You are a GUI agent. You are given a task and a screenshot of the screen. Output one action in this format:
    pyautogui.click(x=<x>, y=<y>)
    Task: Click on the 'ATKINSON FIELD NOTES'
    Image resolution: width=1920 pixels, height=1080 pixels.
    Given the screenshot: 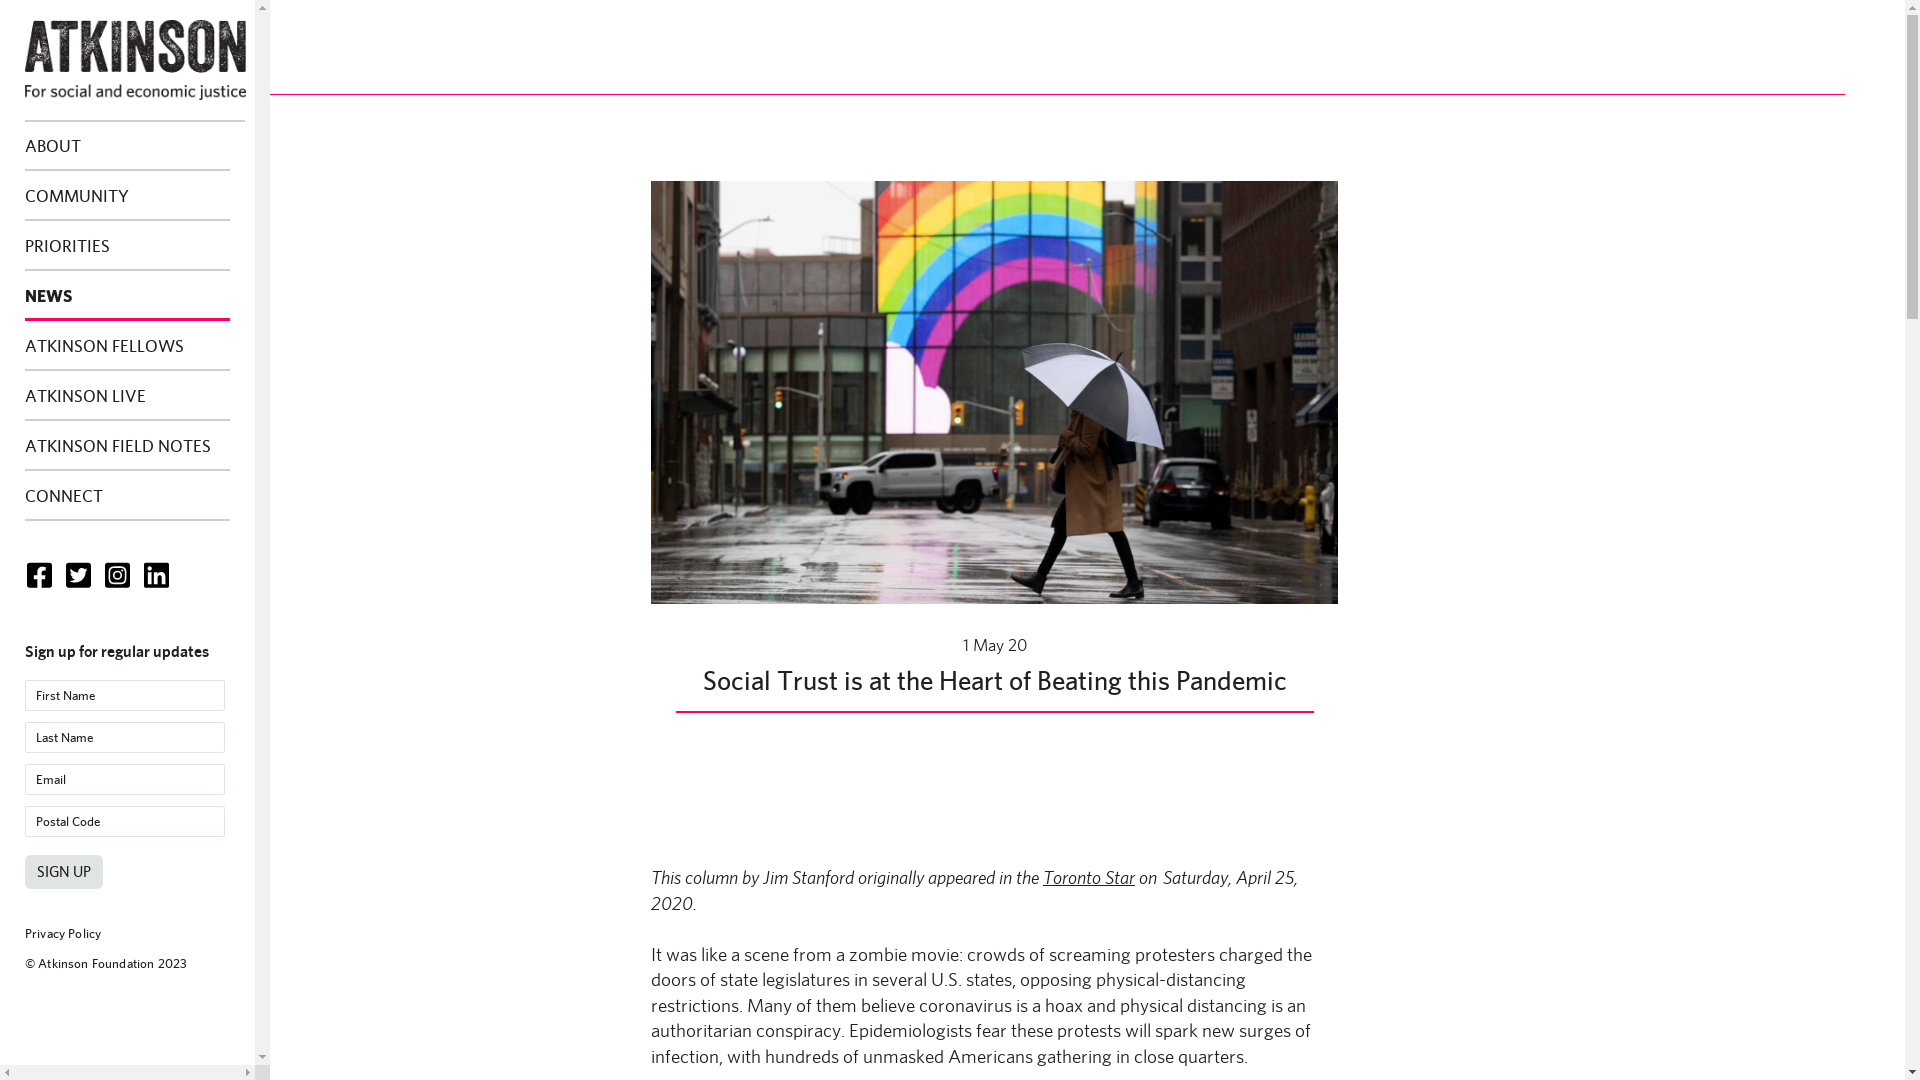 What is the action you would take?
    pyautogui.click(x=126, y=445)
    